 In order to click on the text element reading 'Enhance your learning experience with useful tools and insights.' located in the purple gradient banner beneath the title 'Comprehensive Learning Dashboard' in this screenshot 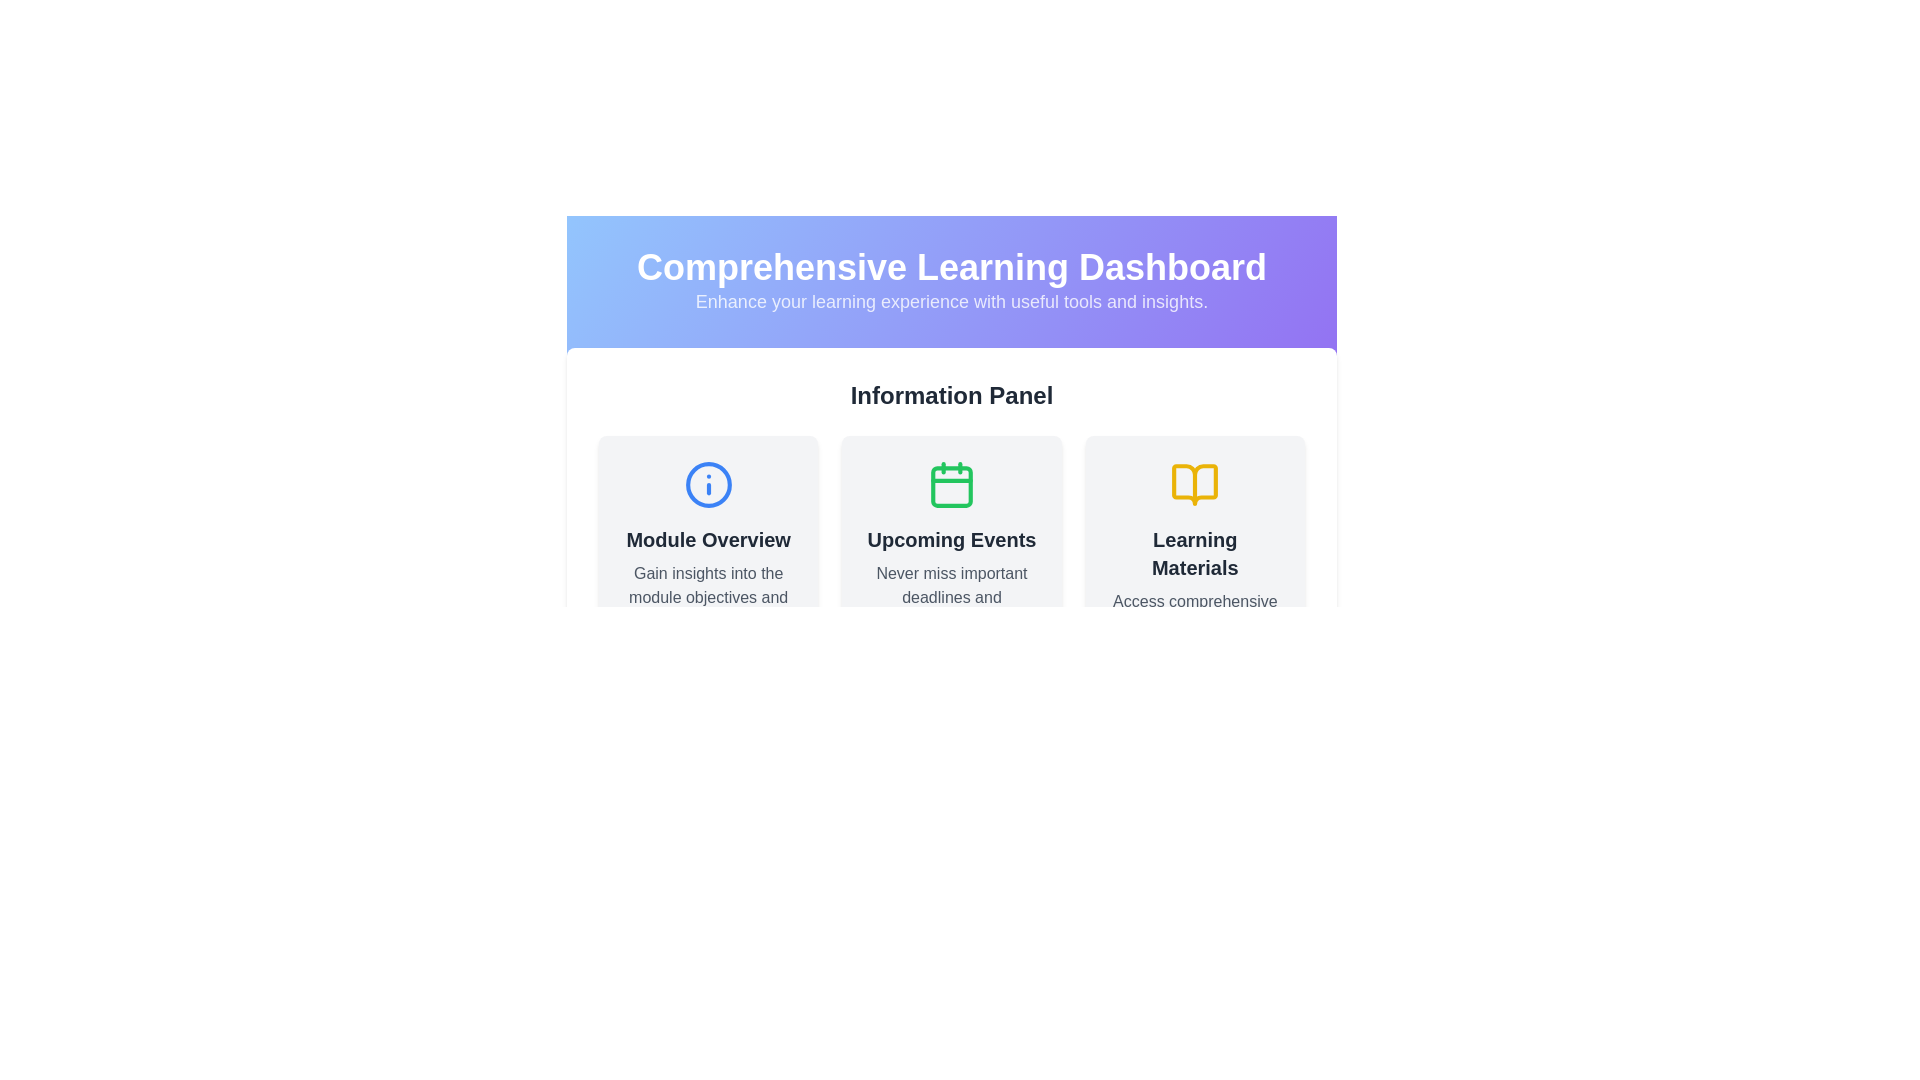, I will do `click(950, 301)`.